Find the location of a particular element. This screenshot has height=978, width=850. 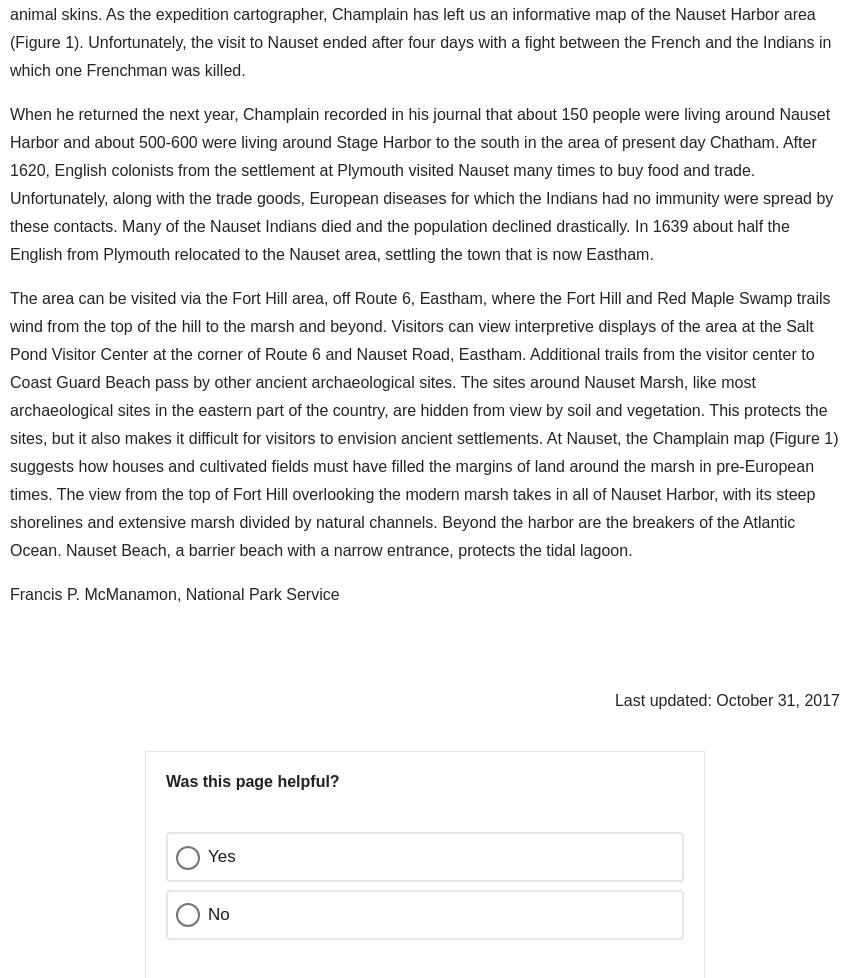

'Contact The National Park Service' is located at coordinates (145, 906).